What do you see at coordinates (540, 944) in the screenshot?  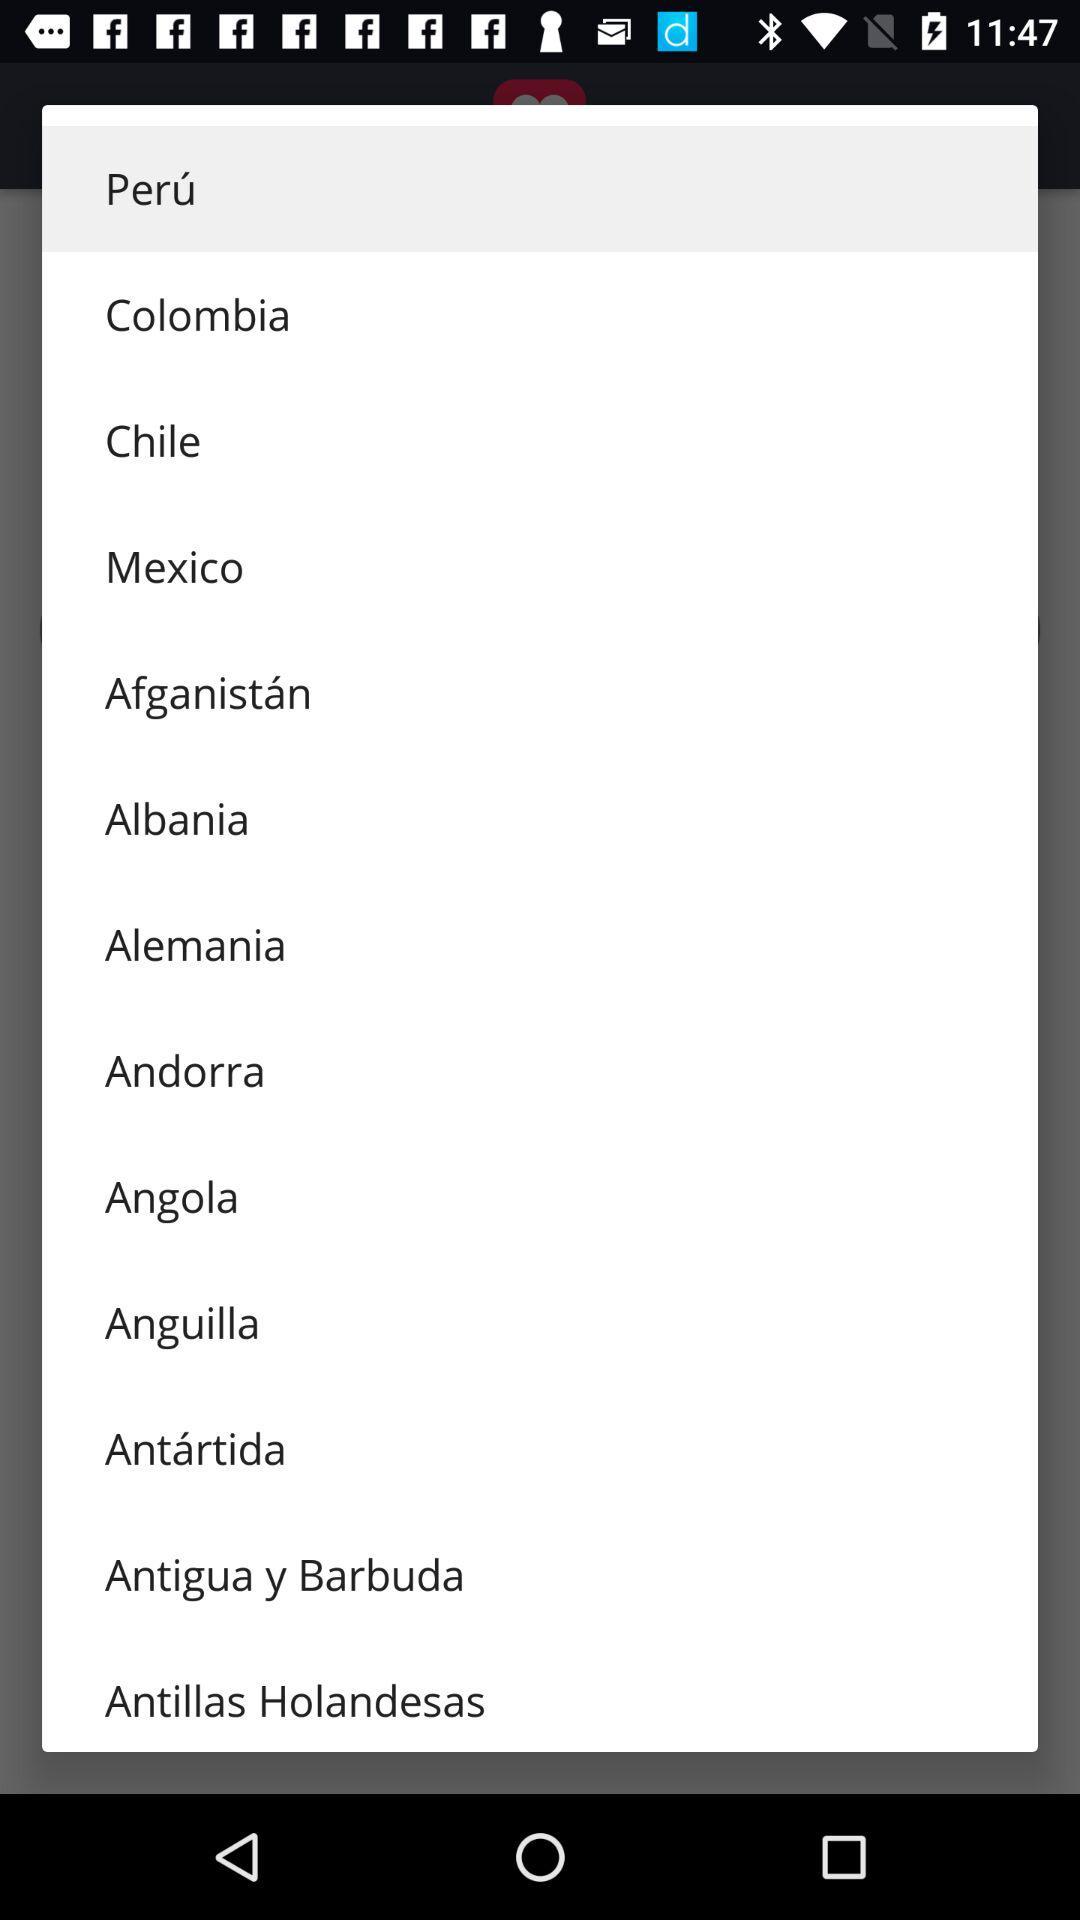 I see `the alemania icon` at bounding box center [540, 944].